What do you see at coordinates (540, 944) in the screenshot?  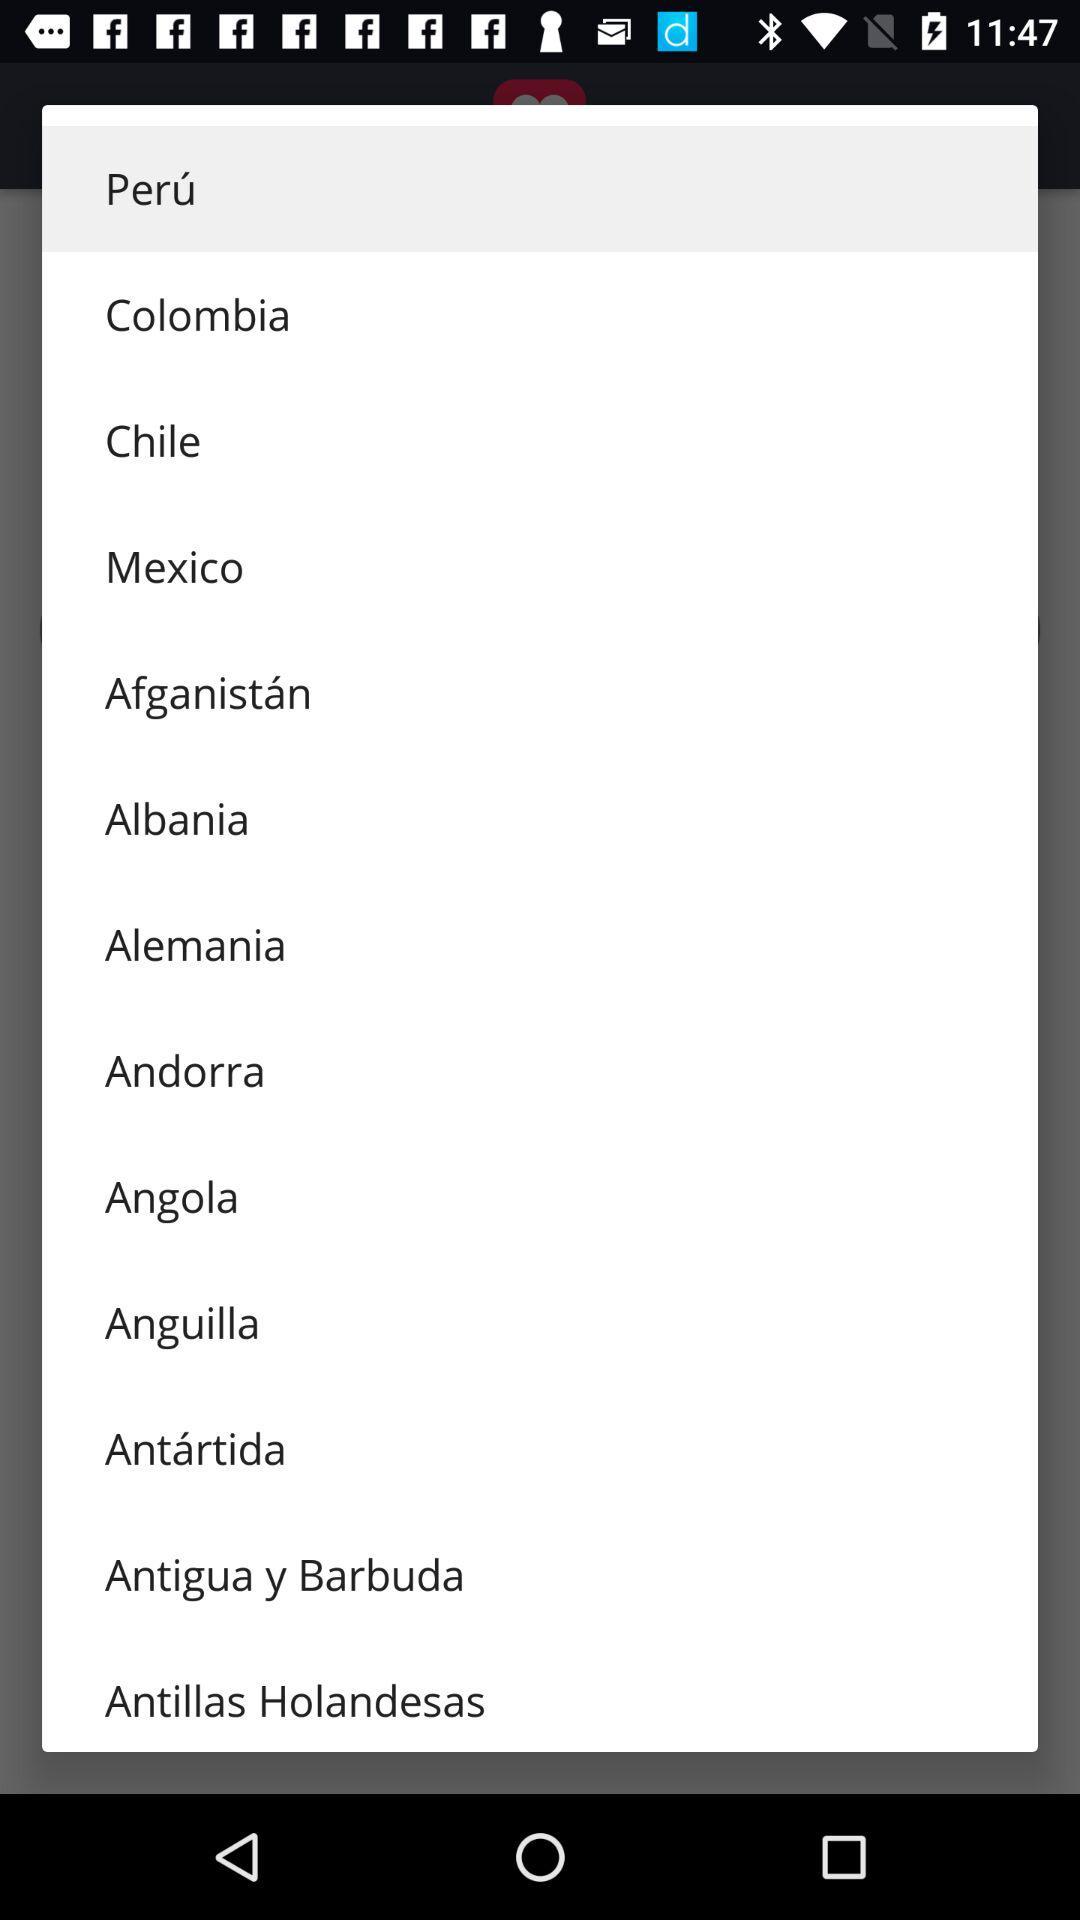 I see `the alemania icon` at bounding box center [540, 944].